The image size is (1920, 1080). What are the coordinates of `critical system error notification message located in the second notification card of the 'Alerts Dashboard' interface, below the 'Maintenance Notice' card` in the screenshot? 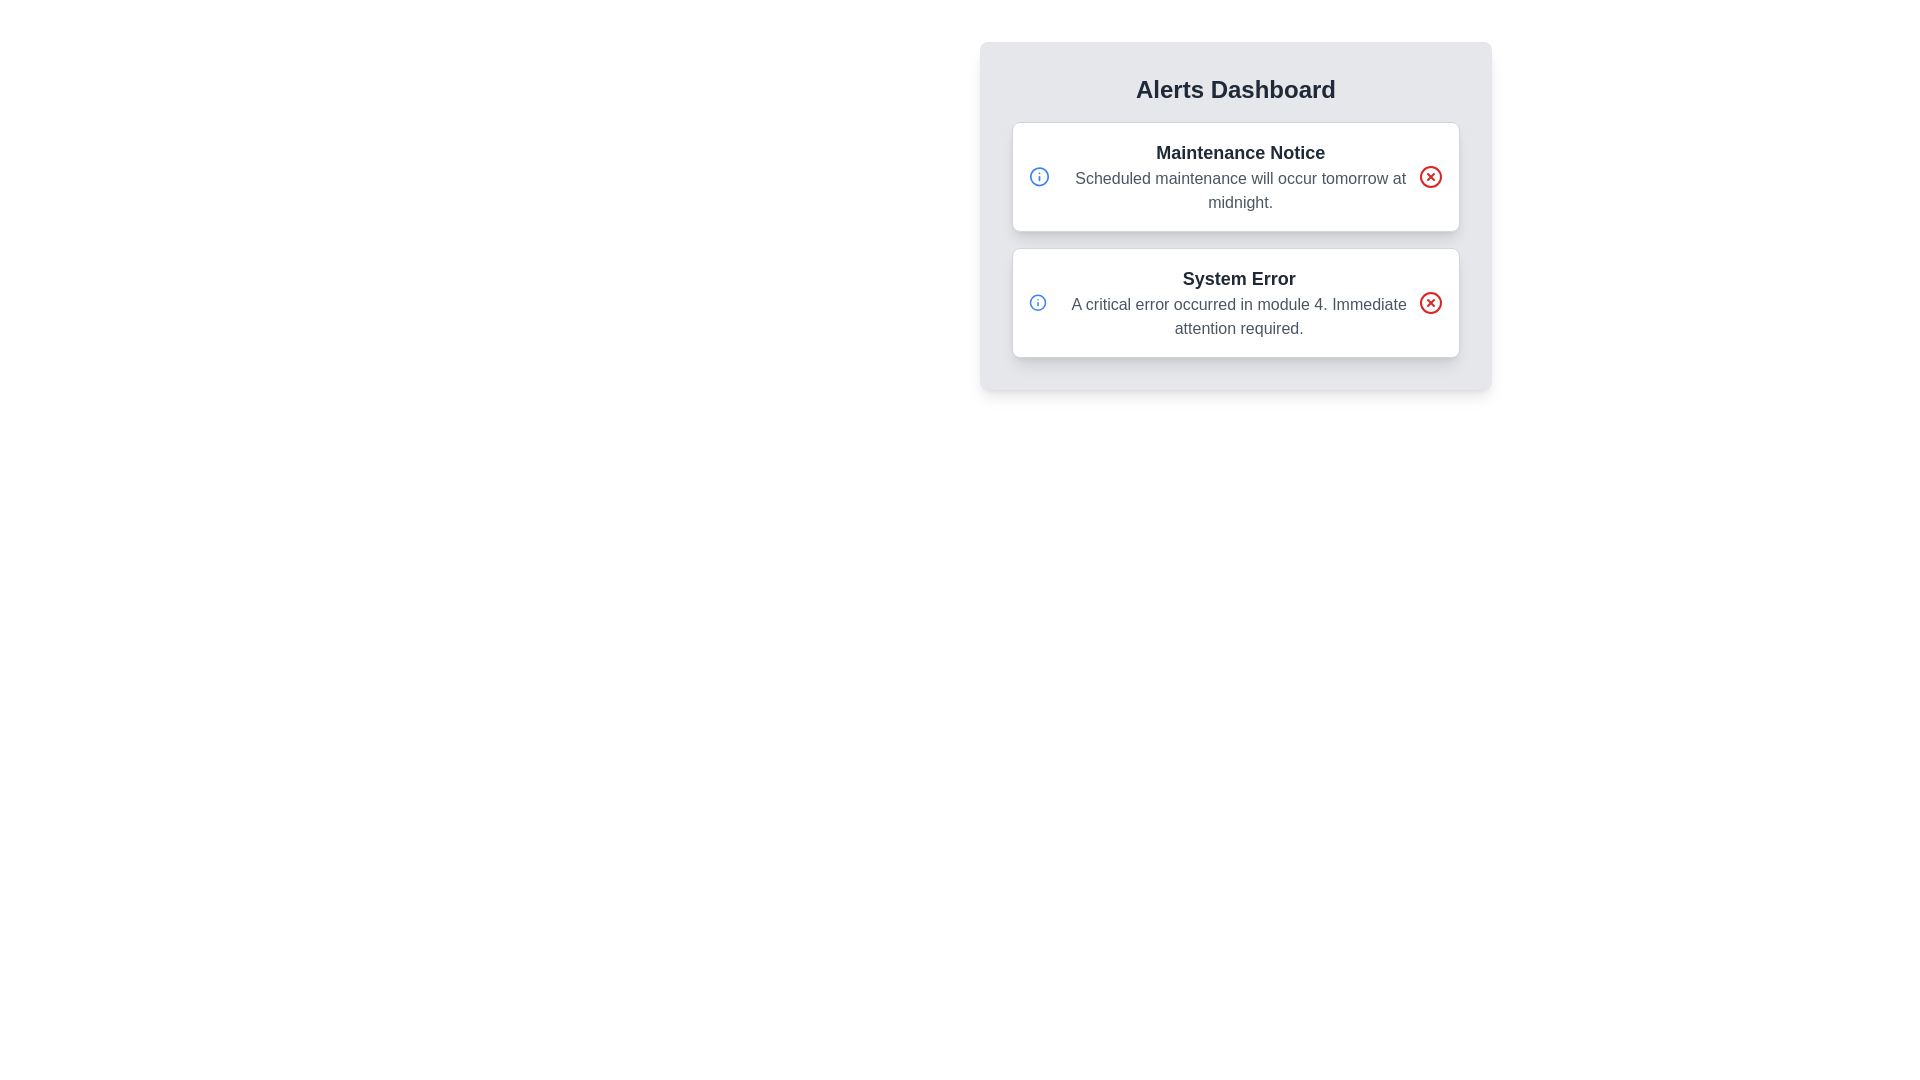 It's located at (1238, 303).